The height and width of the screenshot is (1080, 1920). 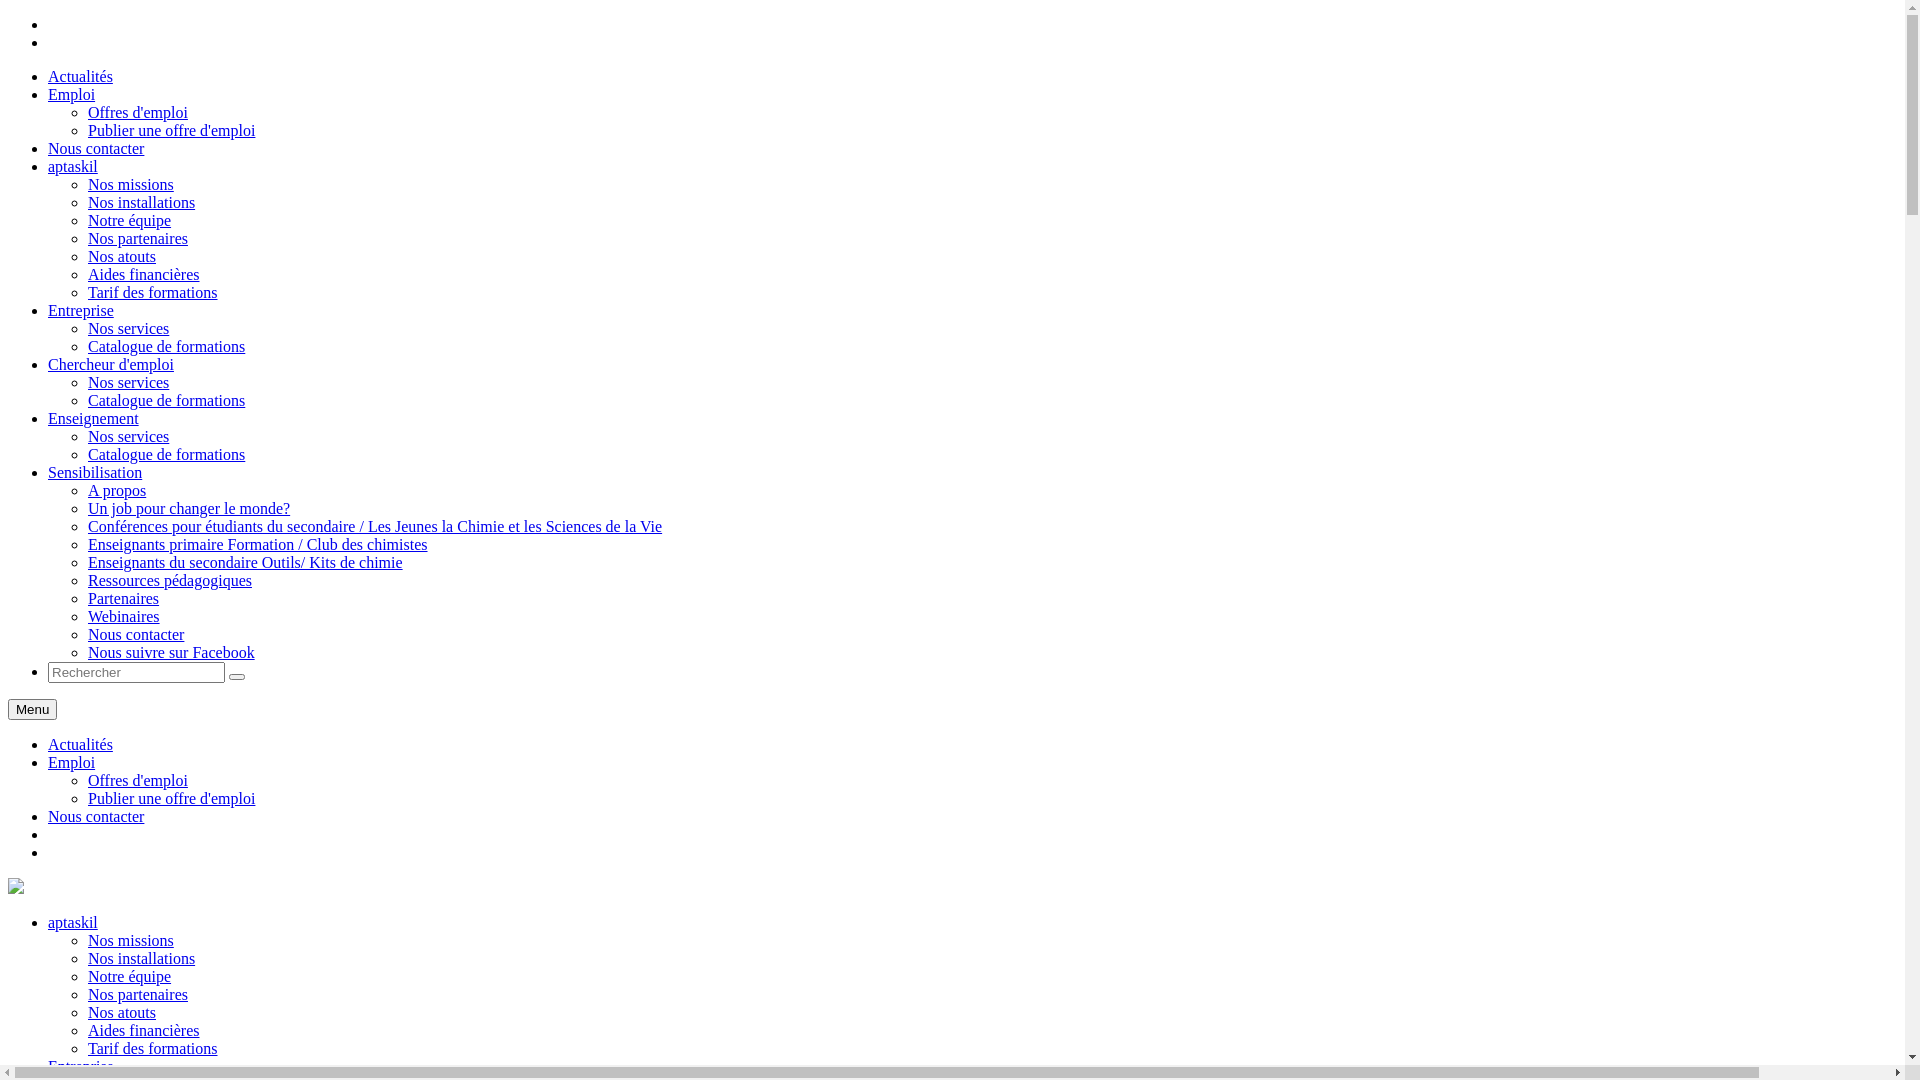 What do you see at coordinates (120, 255) in the screenshot?
I see `'Nos atouts'` at bounding box center [120, 255].